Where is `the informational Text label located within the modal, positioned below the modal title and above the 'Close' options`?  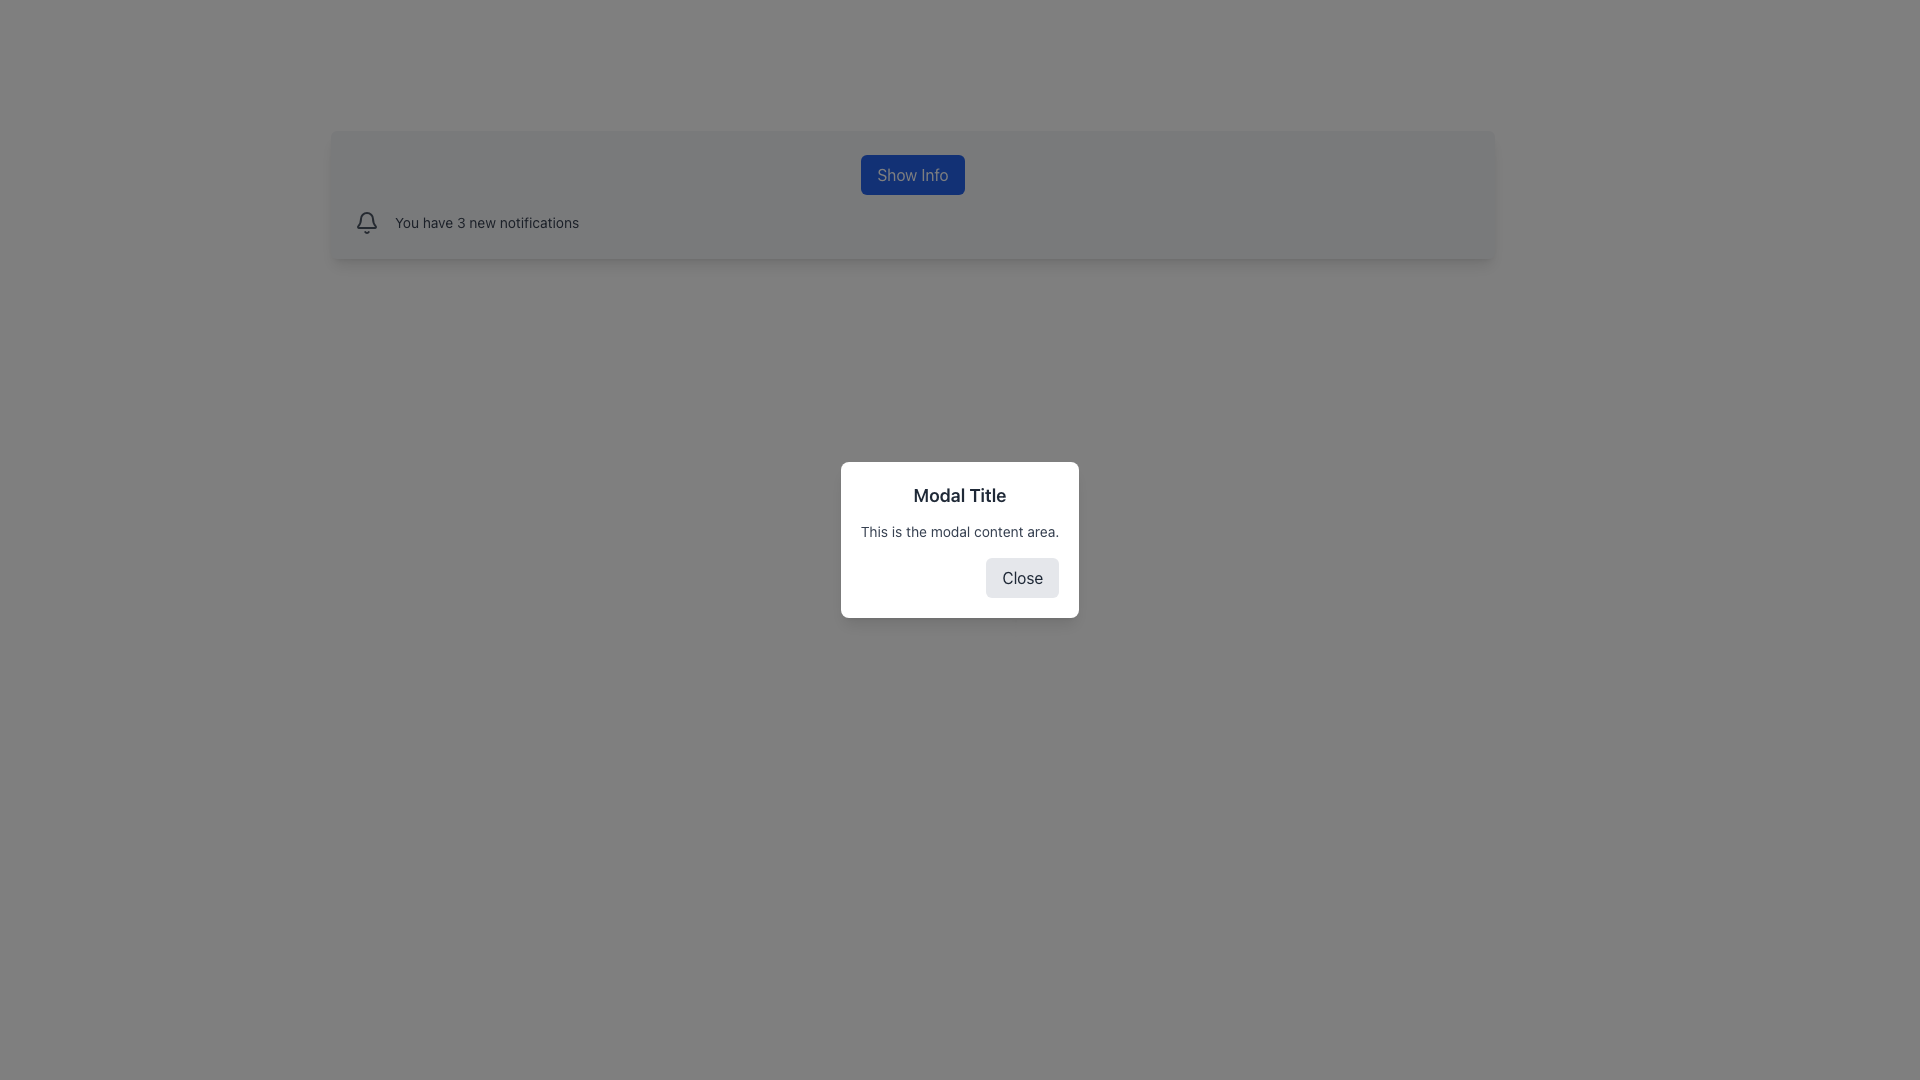
the informational Text label located within the modal, positioned below the modal title and above the 'Close' options is located at coordinates (960, 531).